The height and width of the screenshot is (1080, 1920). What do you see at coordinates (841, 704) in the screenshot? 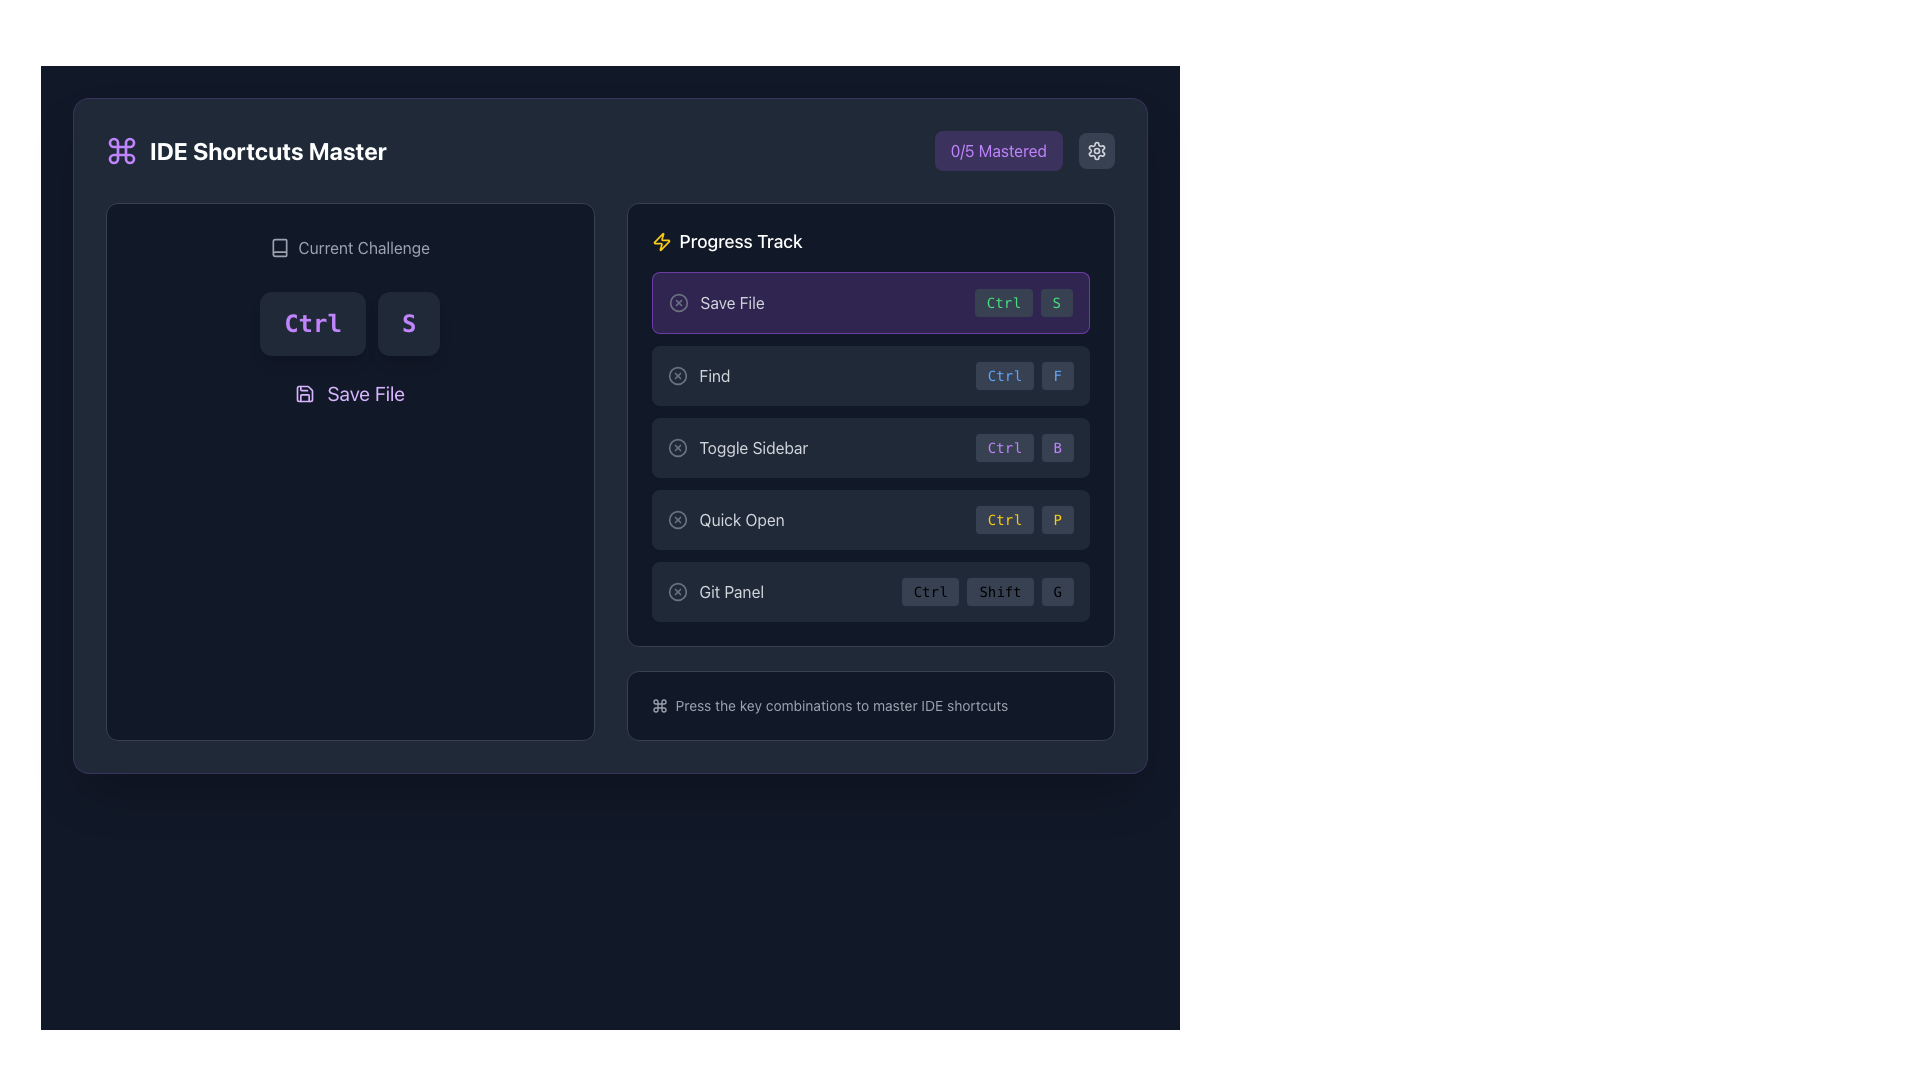
I see `the Static Text Label that reads 'Press the key combinations to master IDE shortcuts', which is styled with a small font size and gray color, located at the bottom of the main content area next to a 'command' symbol icon` at bounding box center [841, 704].